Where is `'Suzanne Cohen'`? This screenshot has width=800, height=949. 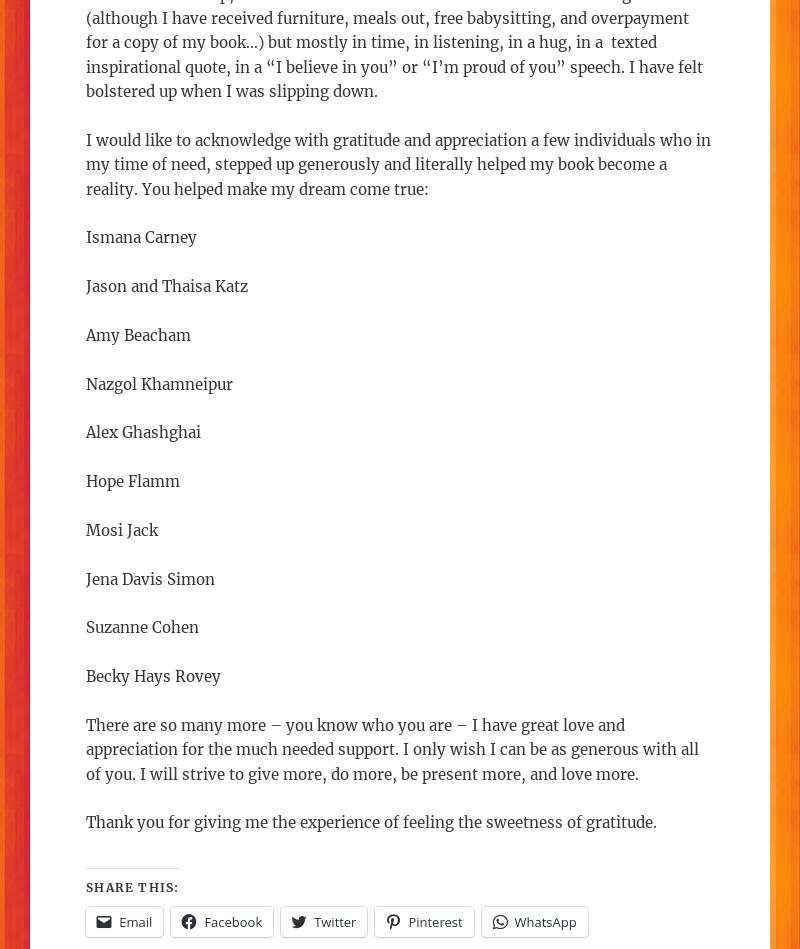
'Suzanne Cohen' is located at coordinates (142, 626).